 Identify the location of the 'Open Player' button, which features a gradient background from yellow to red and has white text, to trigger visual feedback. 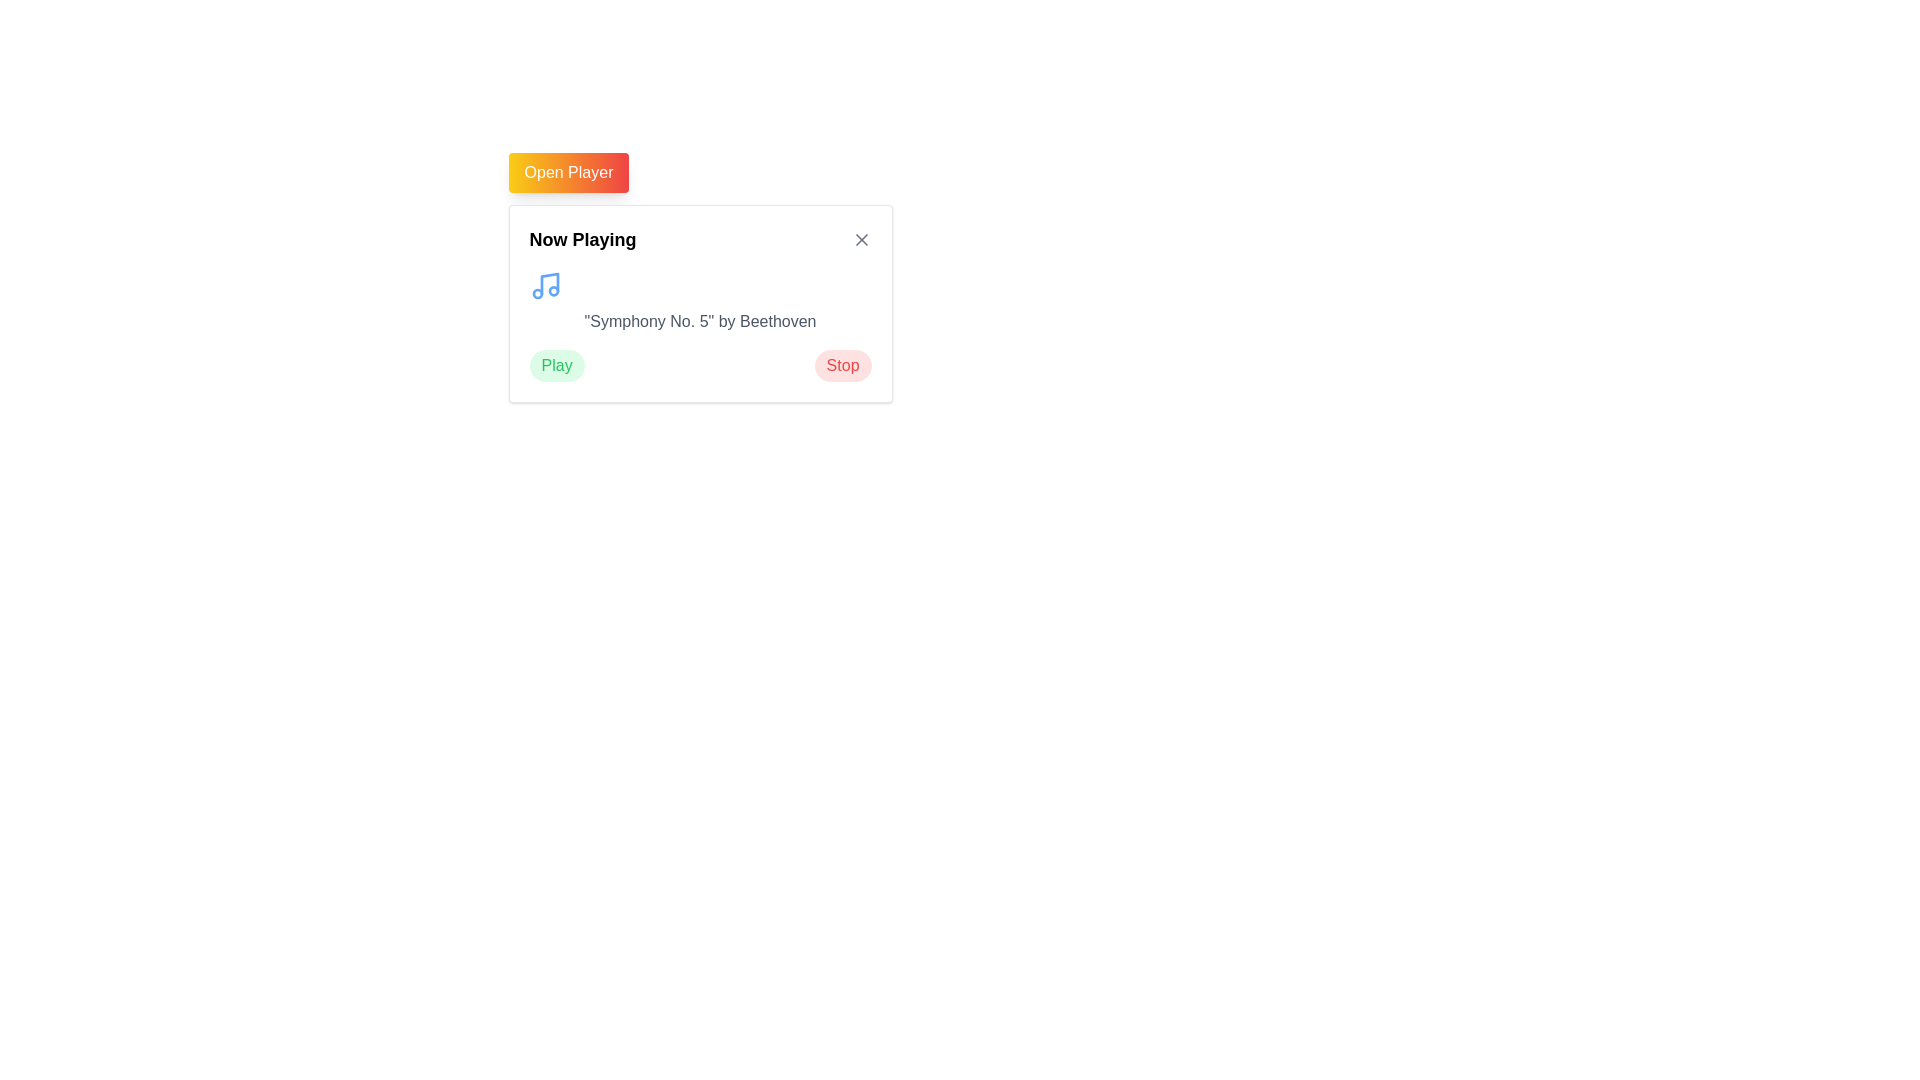
(568, 172).